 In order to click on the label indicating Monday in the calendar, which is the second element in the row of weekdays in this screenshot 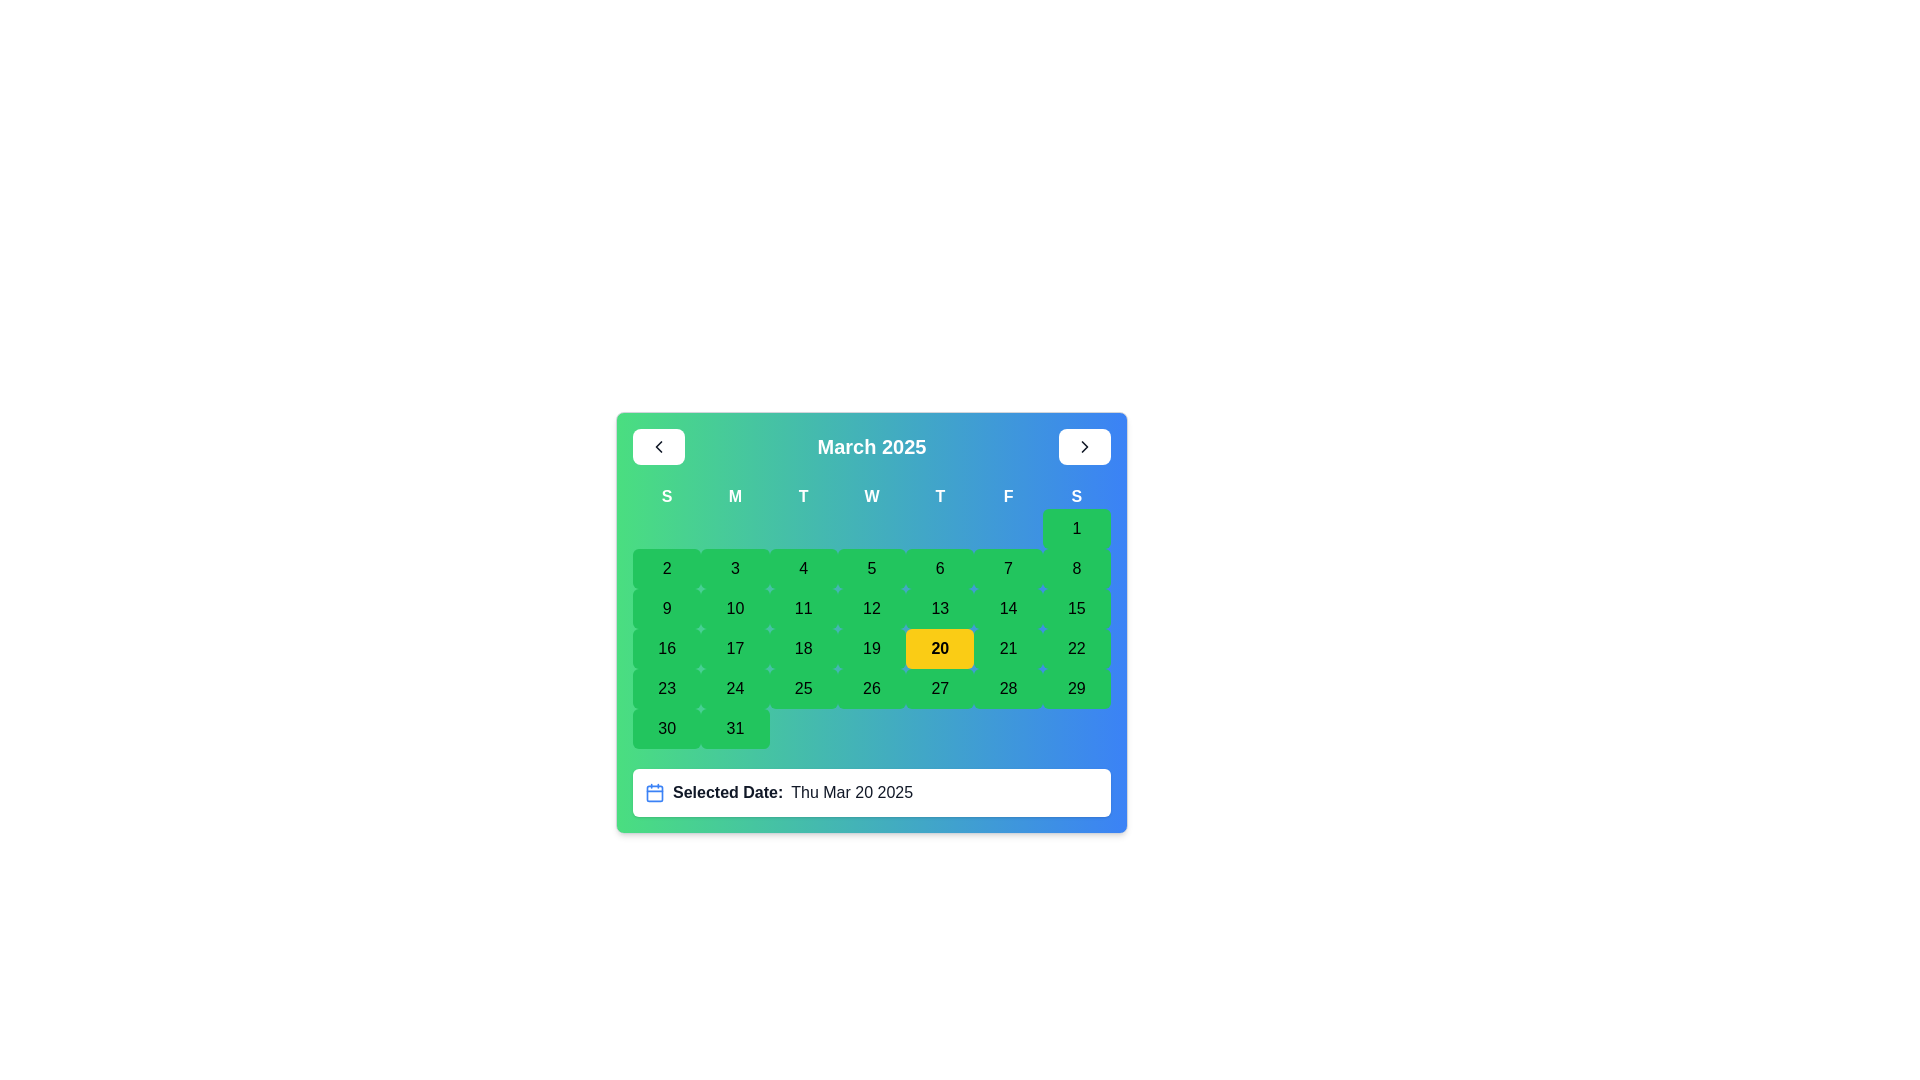, I will do `click(734, 496)`.